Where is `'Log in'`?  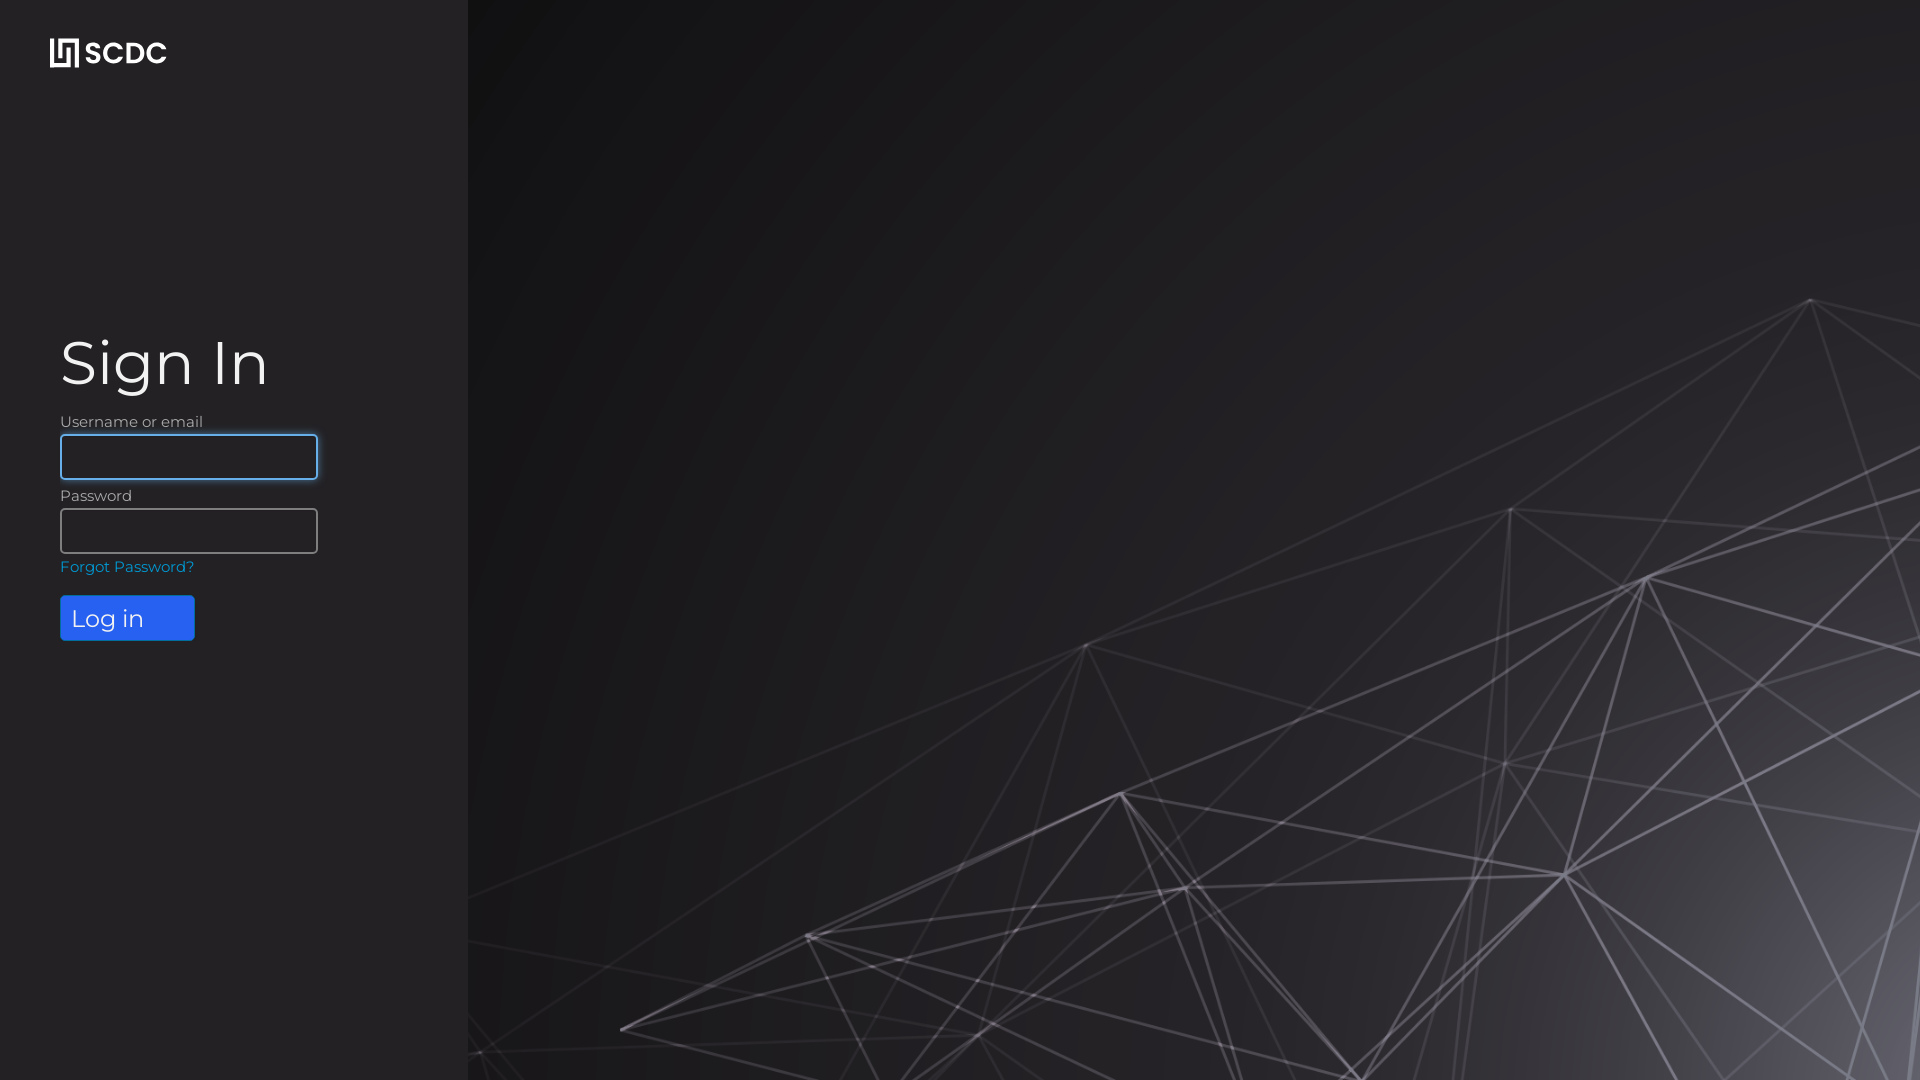
'Log in' is located at coordinates (126, 616).